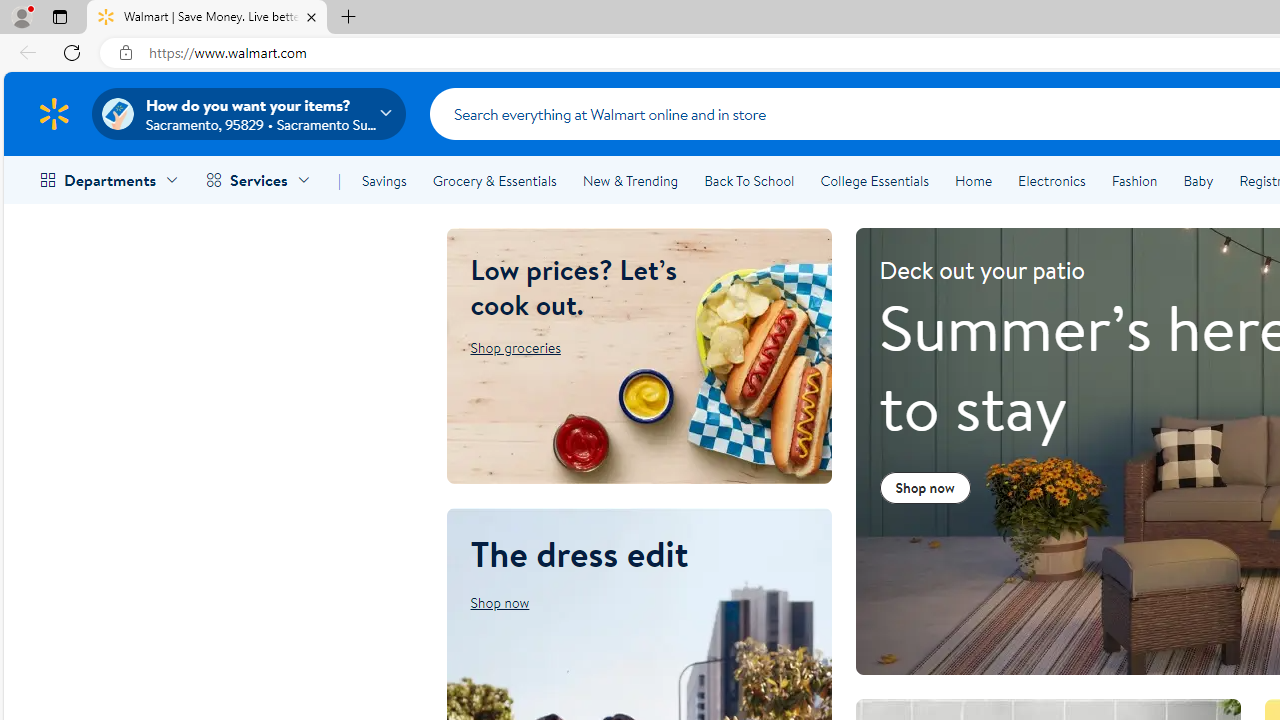 Image resolution: width=1280 pixels, height=720 pixels. What do you see at coordinates (207, 17) in the screenshot?
I see `'Walmart | Save Money. Live better.'` at bounding box center [207, 17].